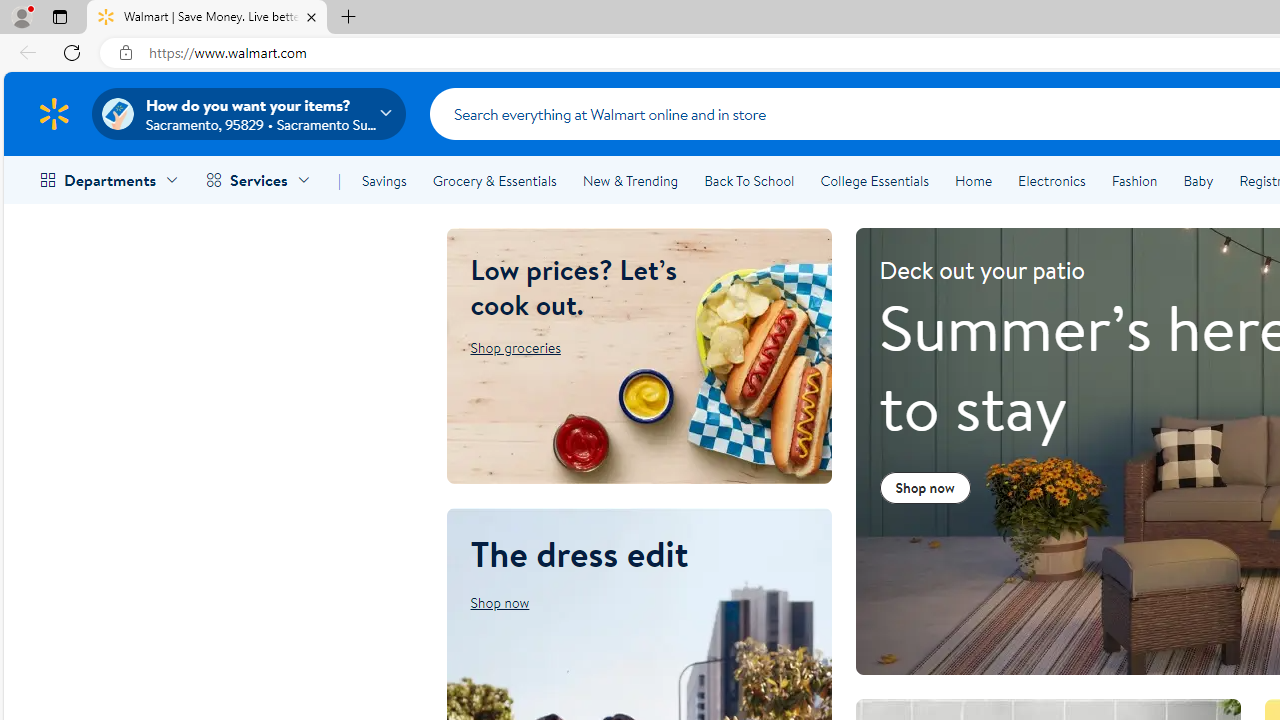 Image resolution: width=1280 pixels, height=720 pixels. What do you see at coordinates (207, 17) in the screenshot?
I see `'Walmart | Save Money. Live better.'` at bounding box center [207, 17].